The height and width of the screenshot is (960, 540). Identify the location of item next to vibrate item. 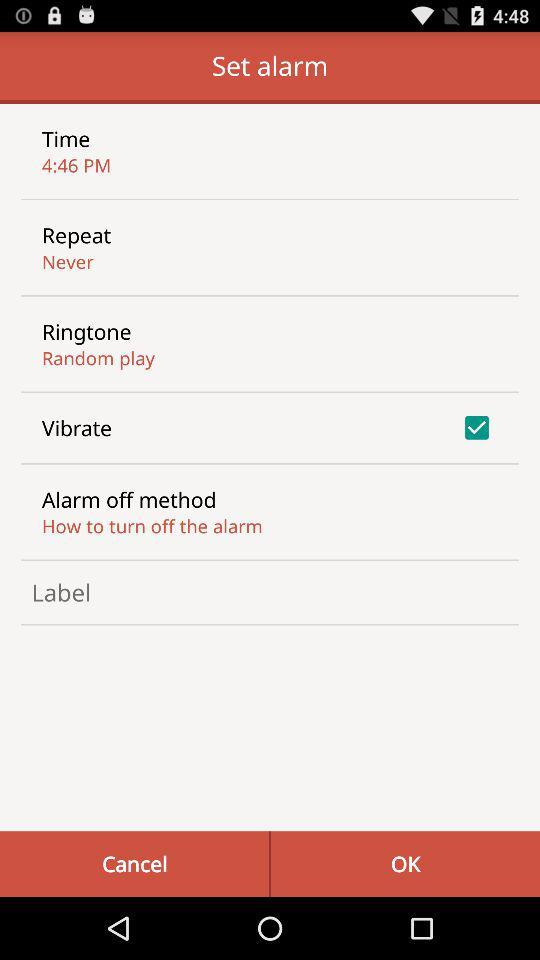
(475, 427).